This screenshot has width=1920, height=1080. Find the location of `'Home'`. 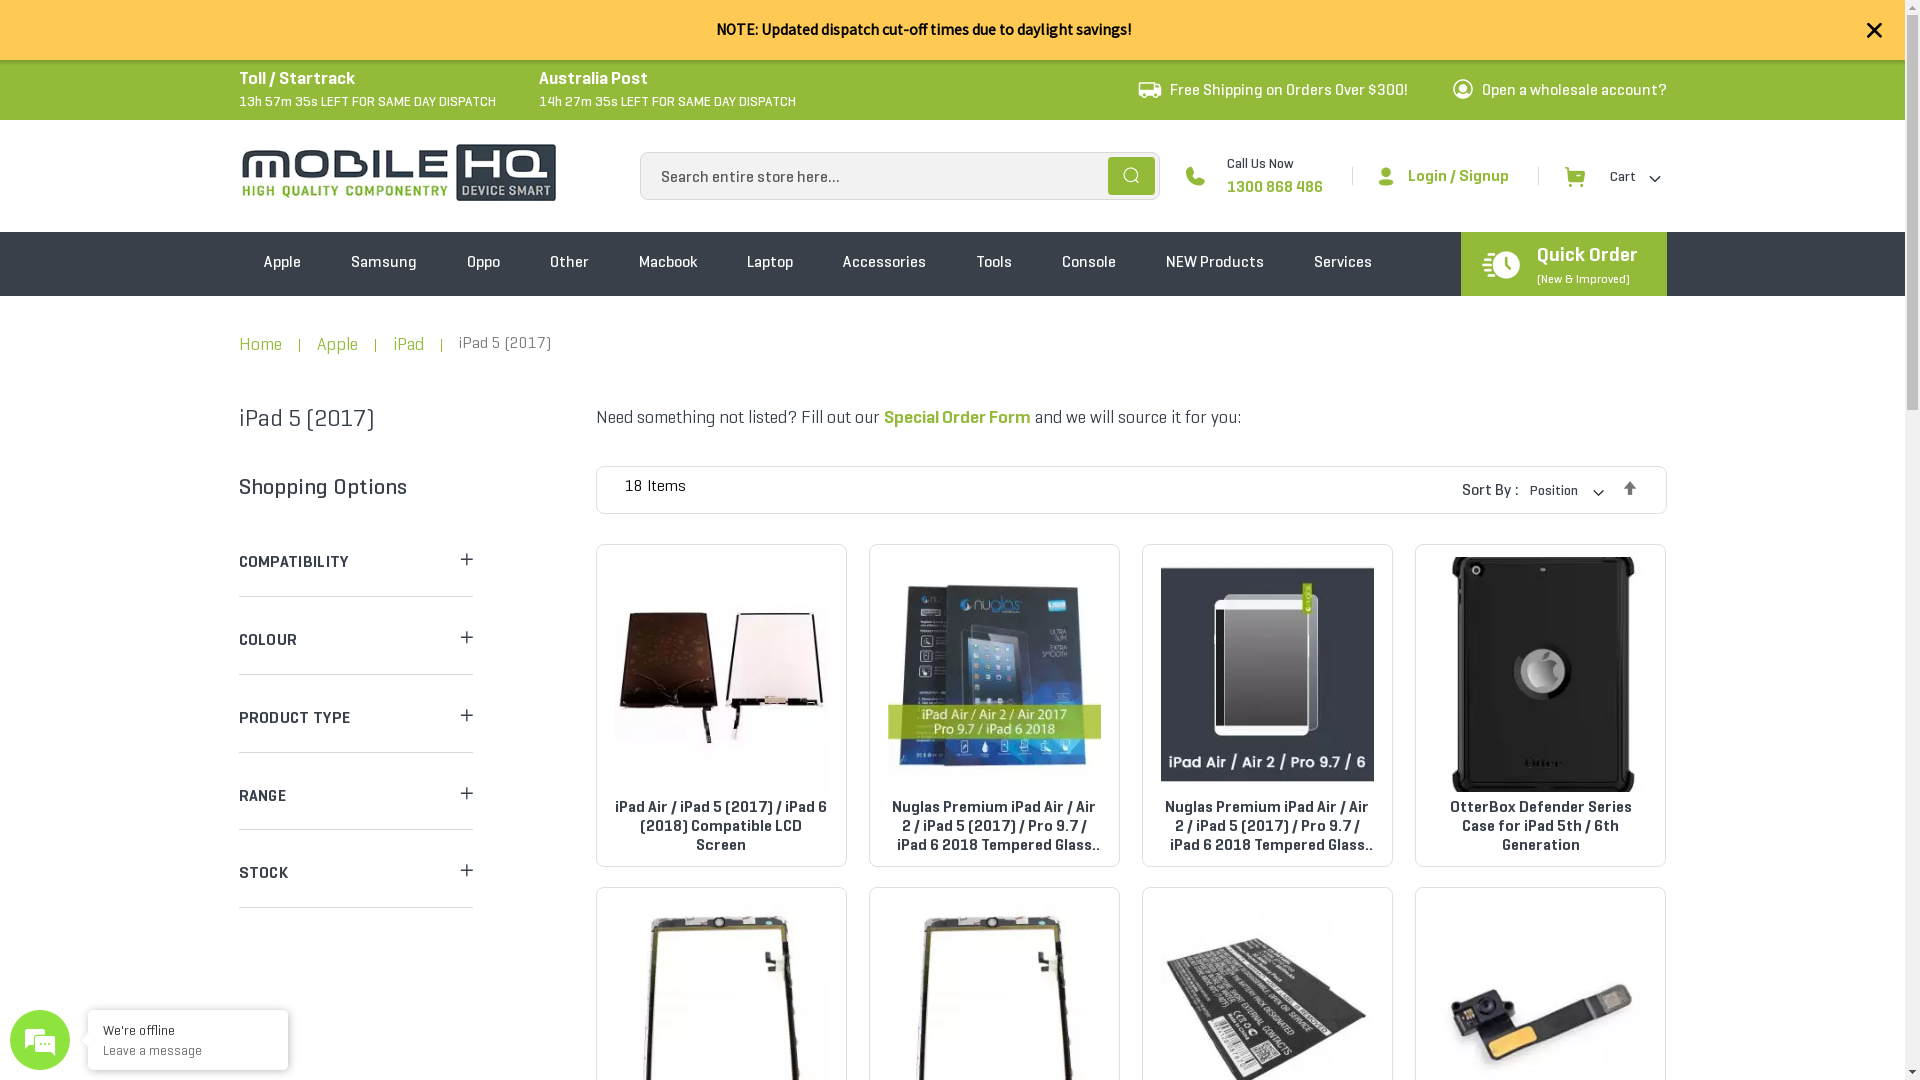

'Home' is located at coordinates (258, 342).